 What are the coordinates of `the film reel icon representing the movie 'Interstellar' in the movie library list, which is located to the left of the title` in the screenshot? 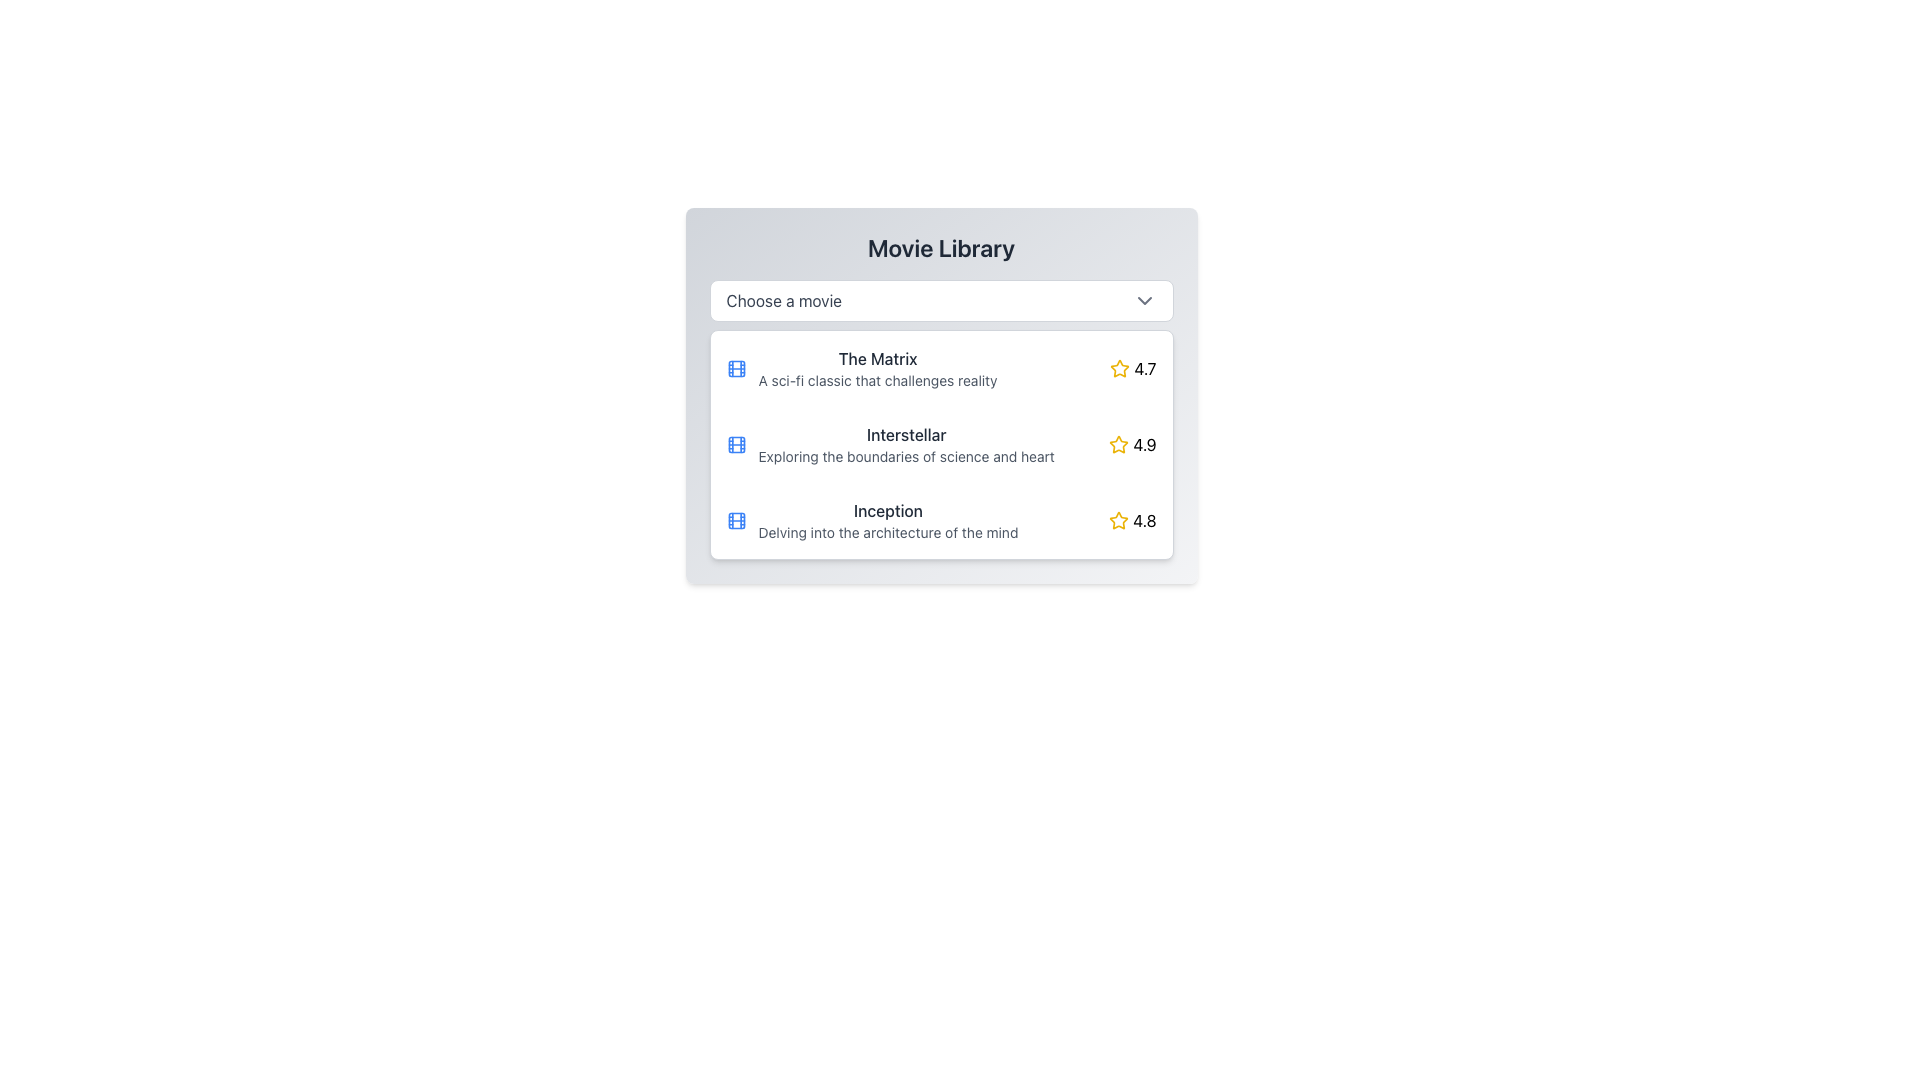 It's located at (735, 443).